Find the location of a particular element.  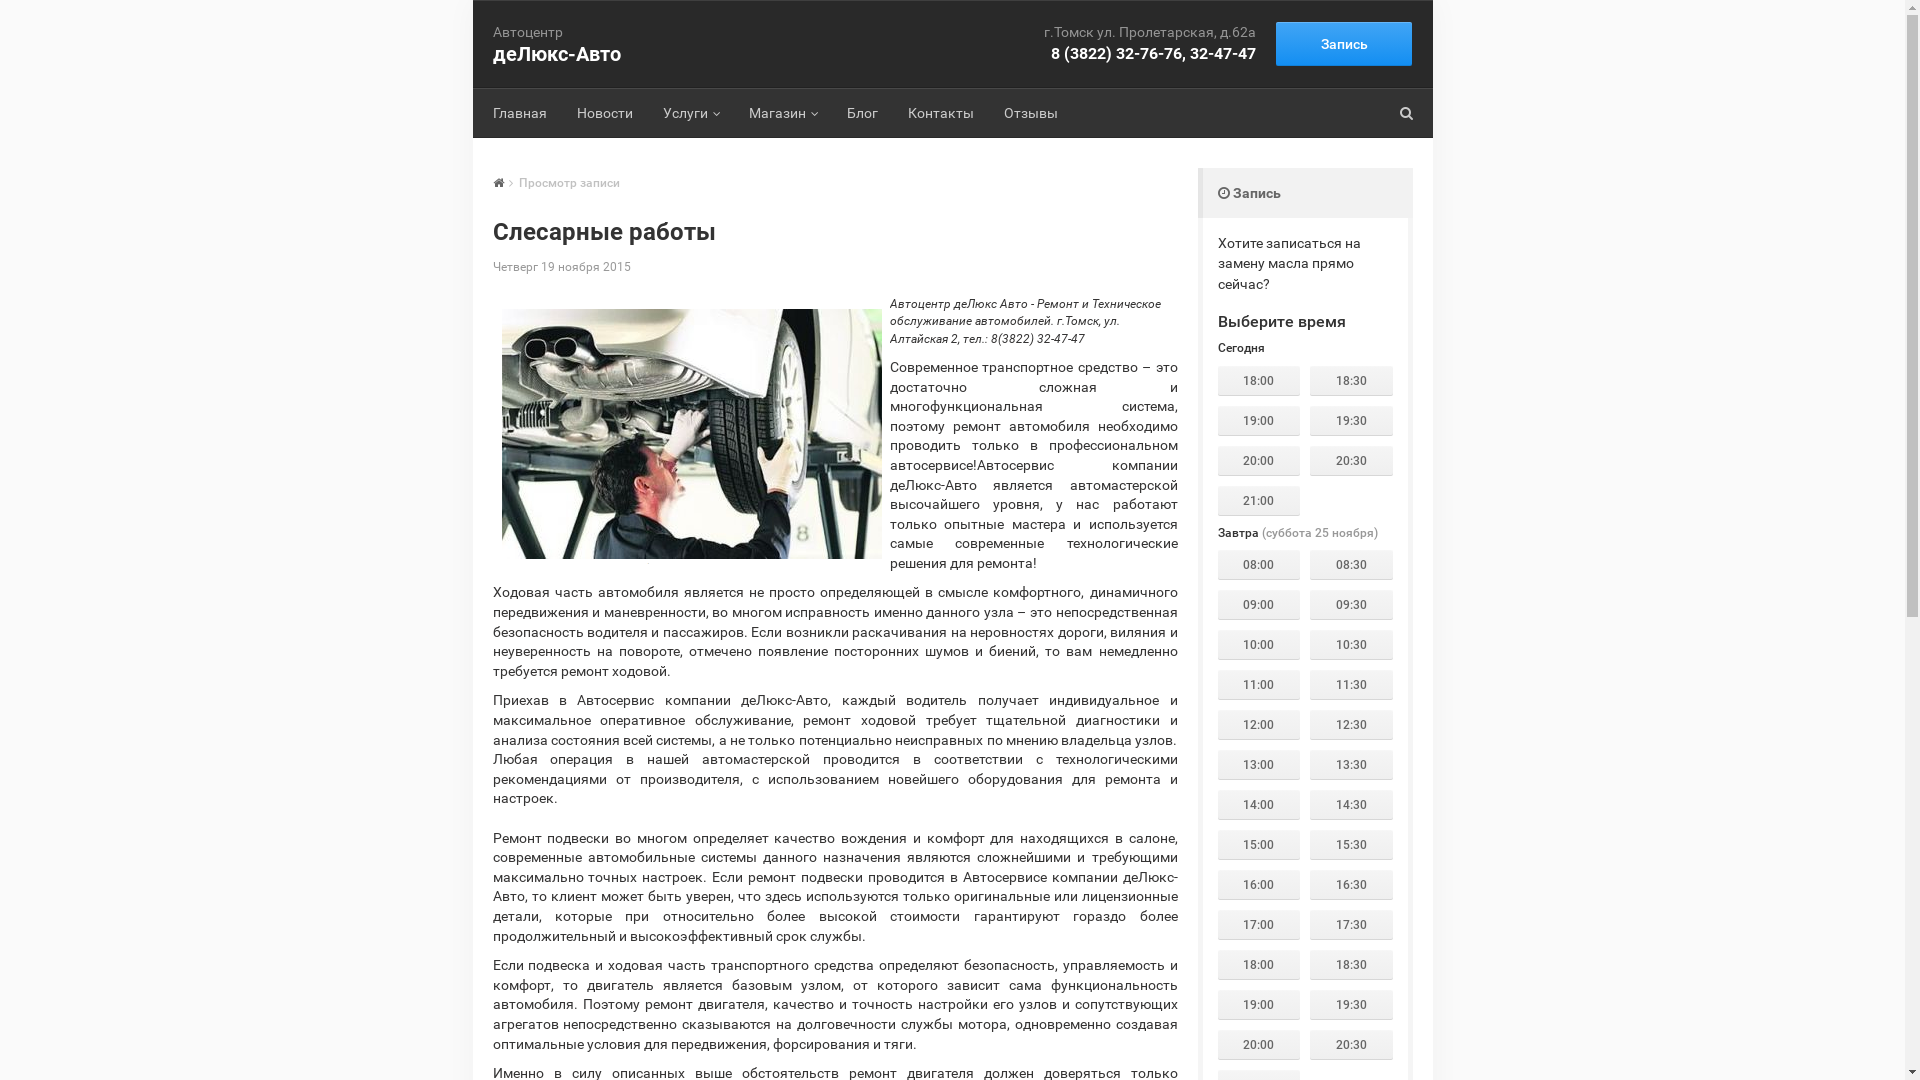

'11:00' is located at coordinates (1258, 684).